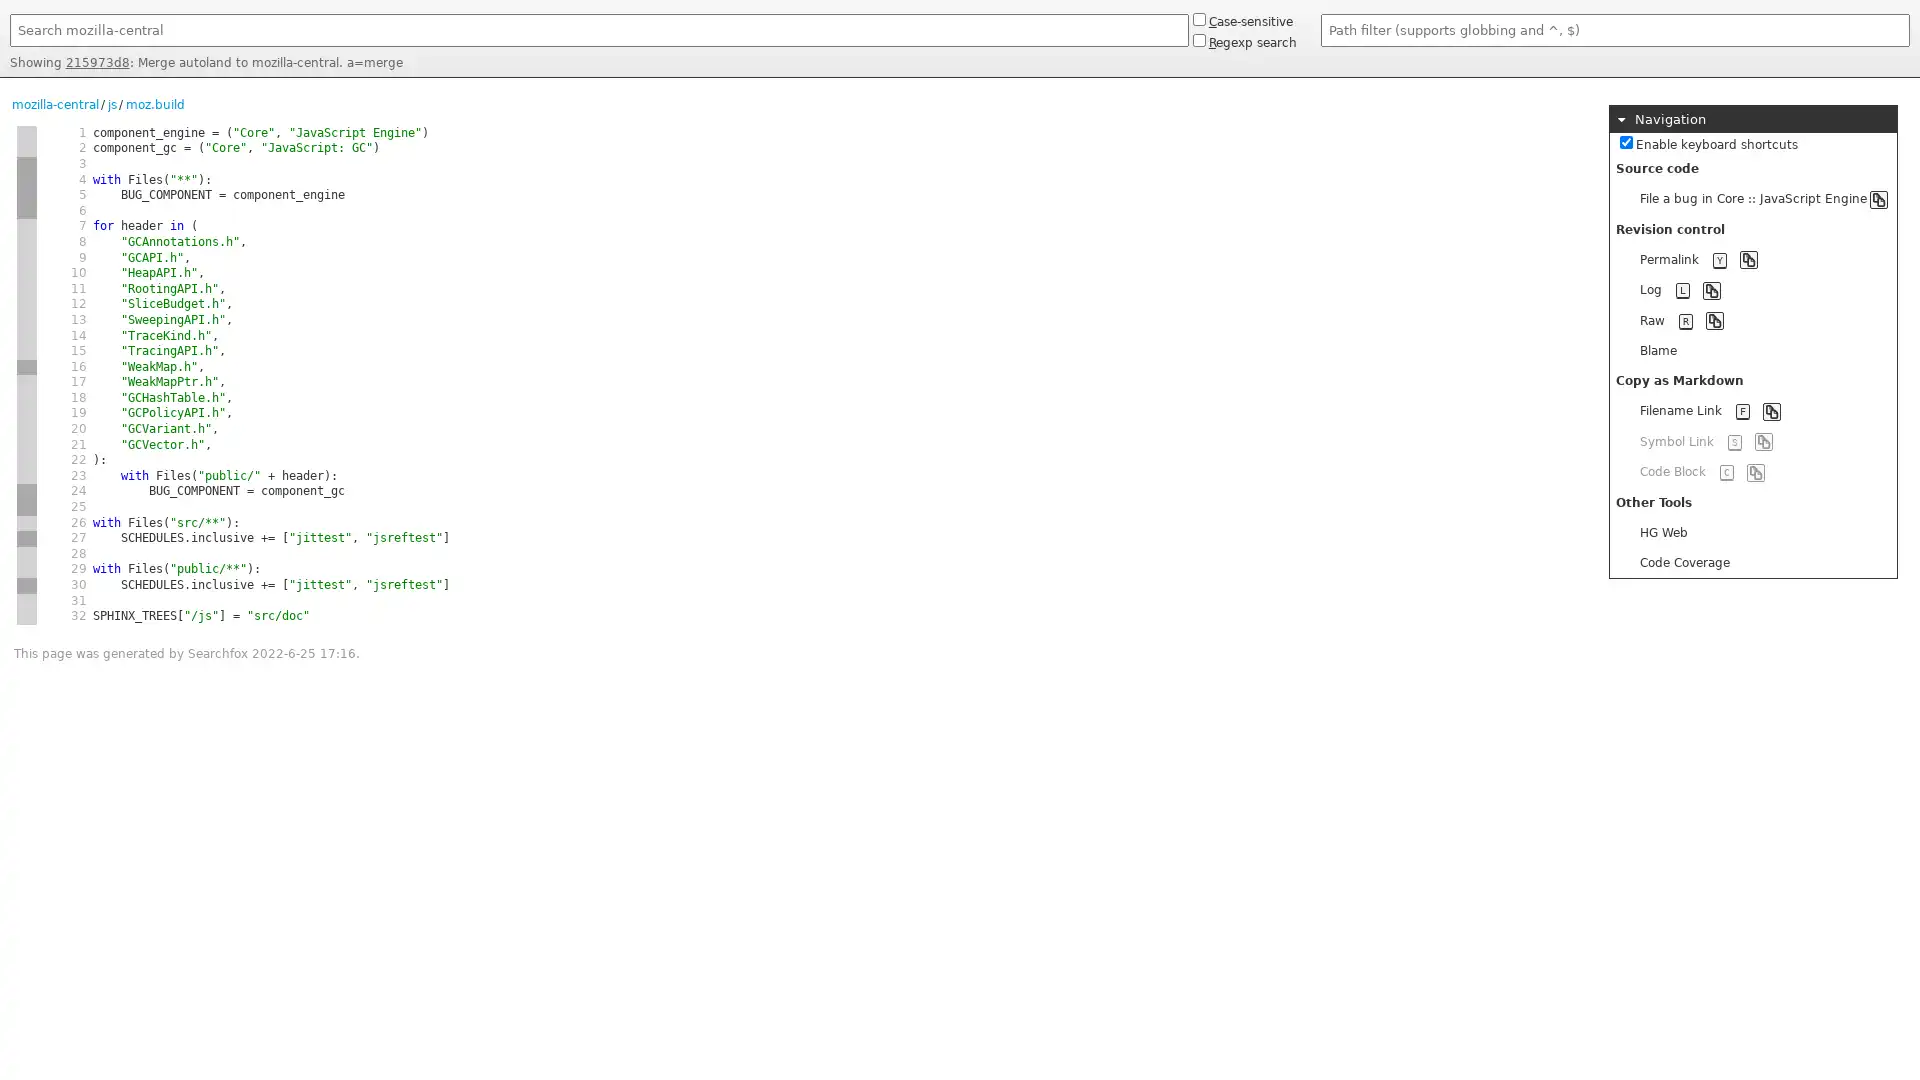 Image resolution: width=1920 pixels, height=1080 pixels. I want to click on new hash 2, so click(27, 492).